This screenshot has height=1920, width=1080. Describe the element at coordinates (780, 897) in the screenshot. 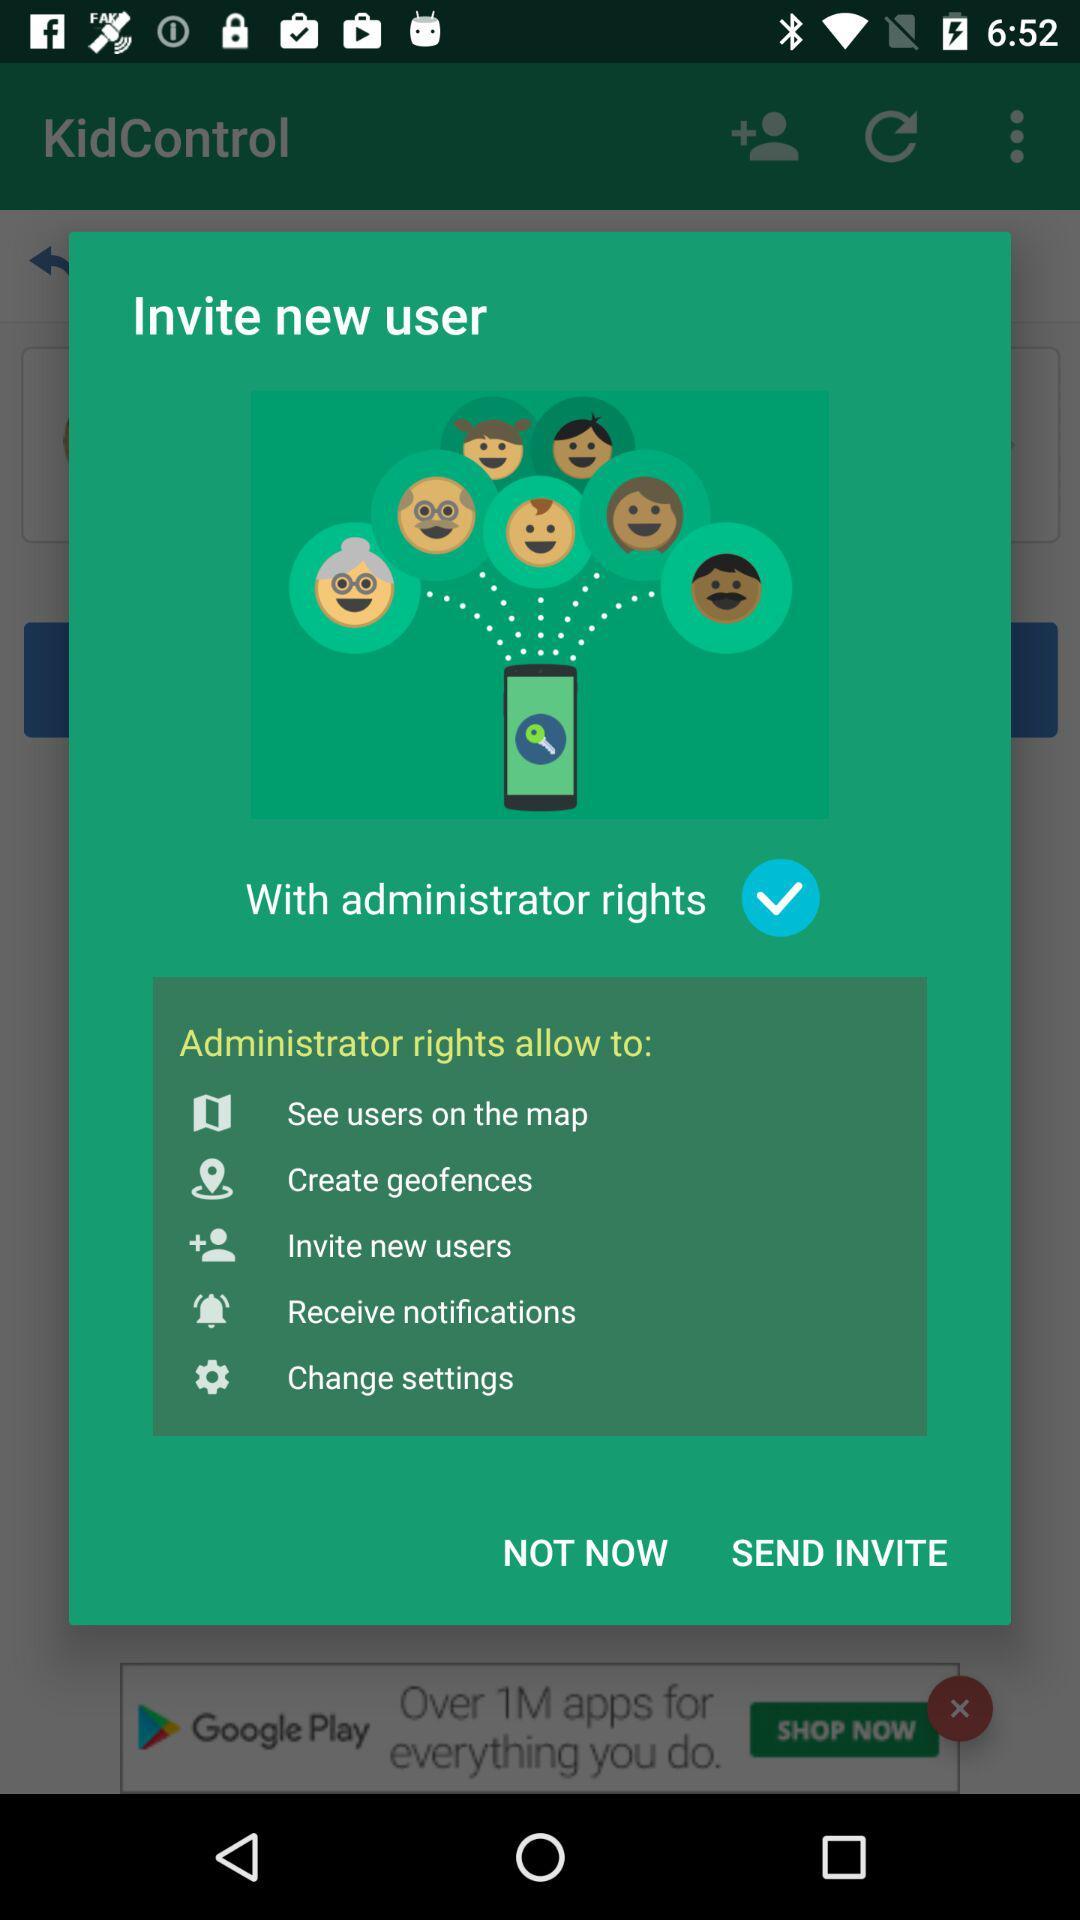

I see `the item above the send invite item` at that location.